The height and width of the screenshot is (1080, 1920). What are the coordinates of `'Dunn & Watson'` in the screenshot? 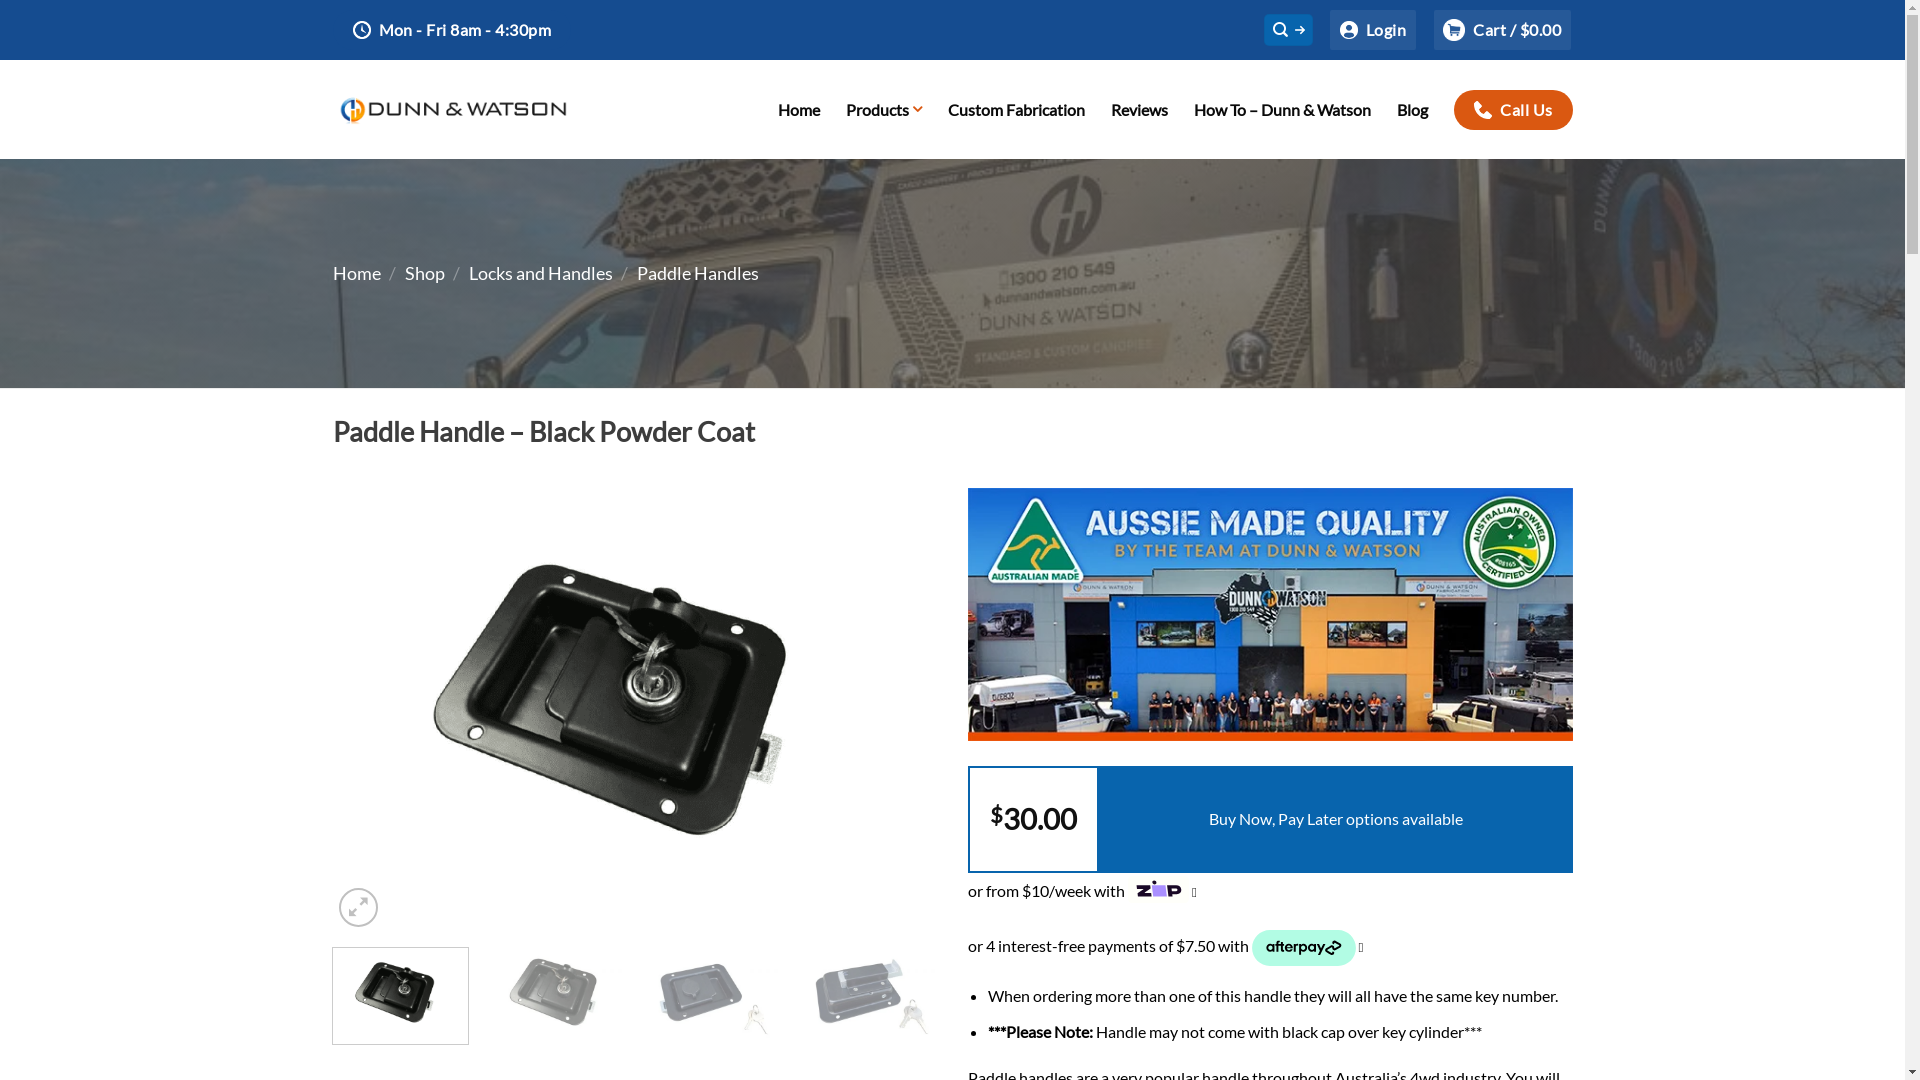 It's located at (450, 109).